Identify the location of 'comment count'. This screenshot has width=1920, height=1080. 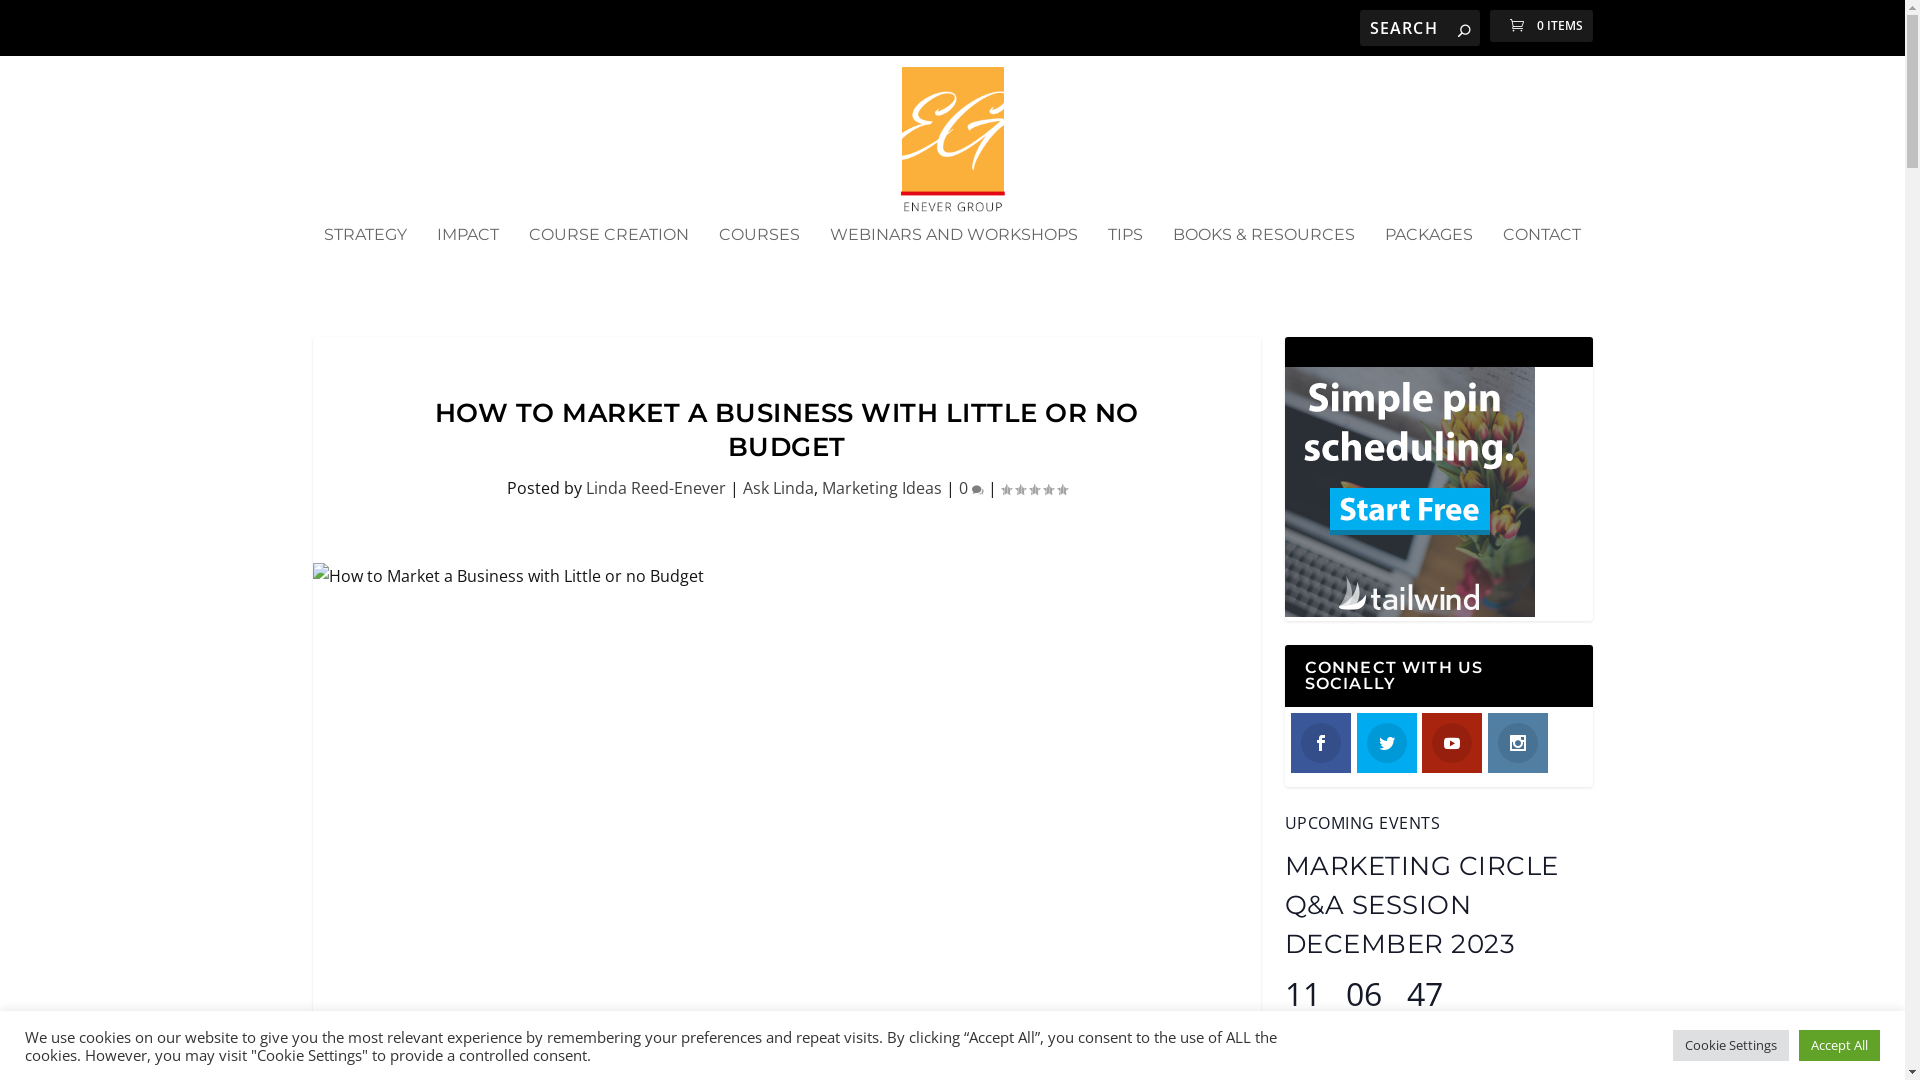
(978, 489).